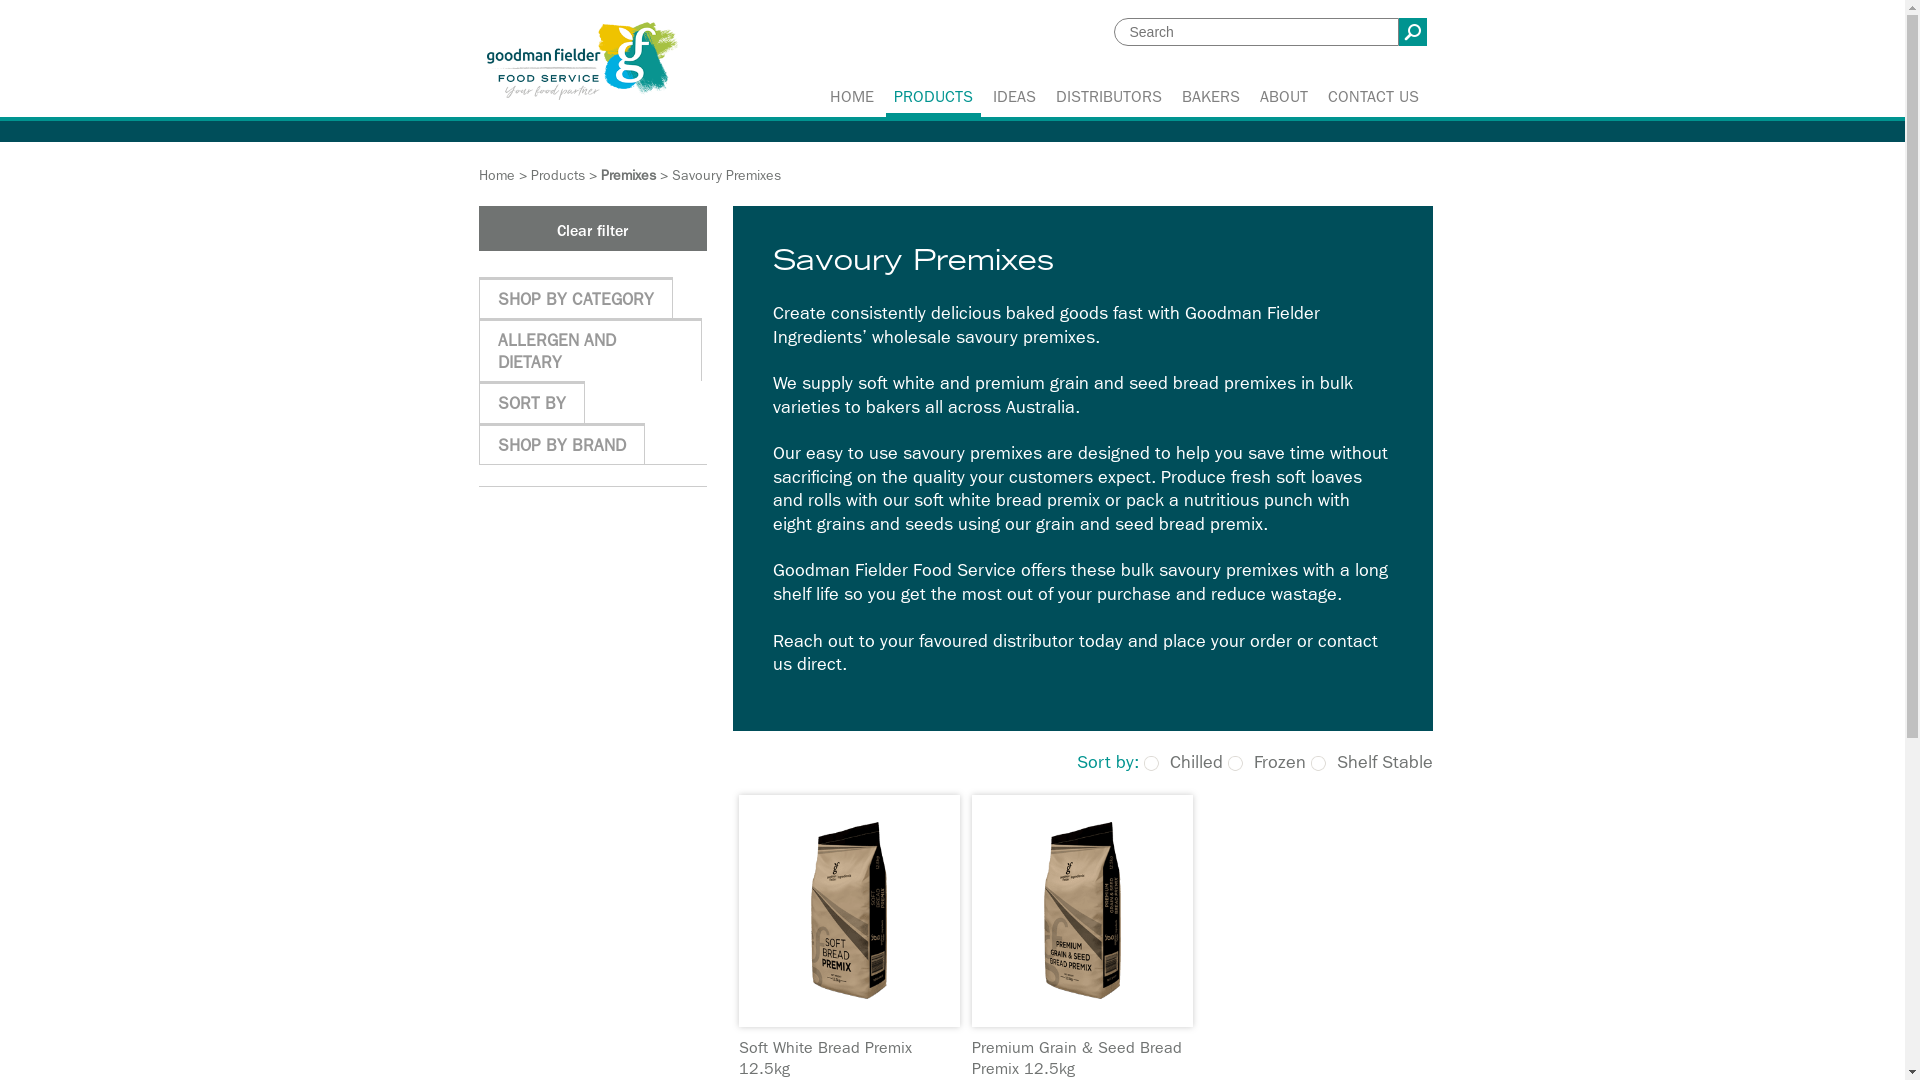 Image resolution: width=1920 pixels, height=1080 pixels. Describe the element at coordinates (932, 97) in the screenshot. I see `'PRODUCTS'` at that location.